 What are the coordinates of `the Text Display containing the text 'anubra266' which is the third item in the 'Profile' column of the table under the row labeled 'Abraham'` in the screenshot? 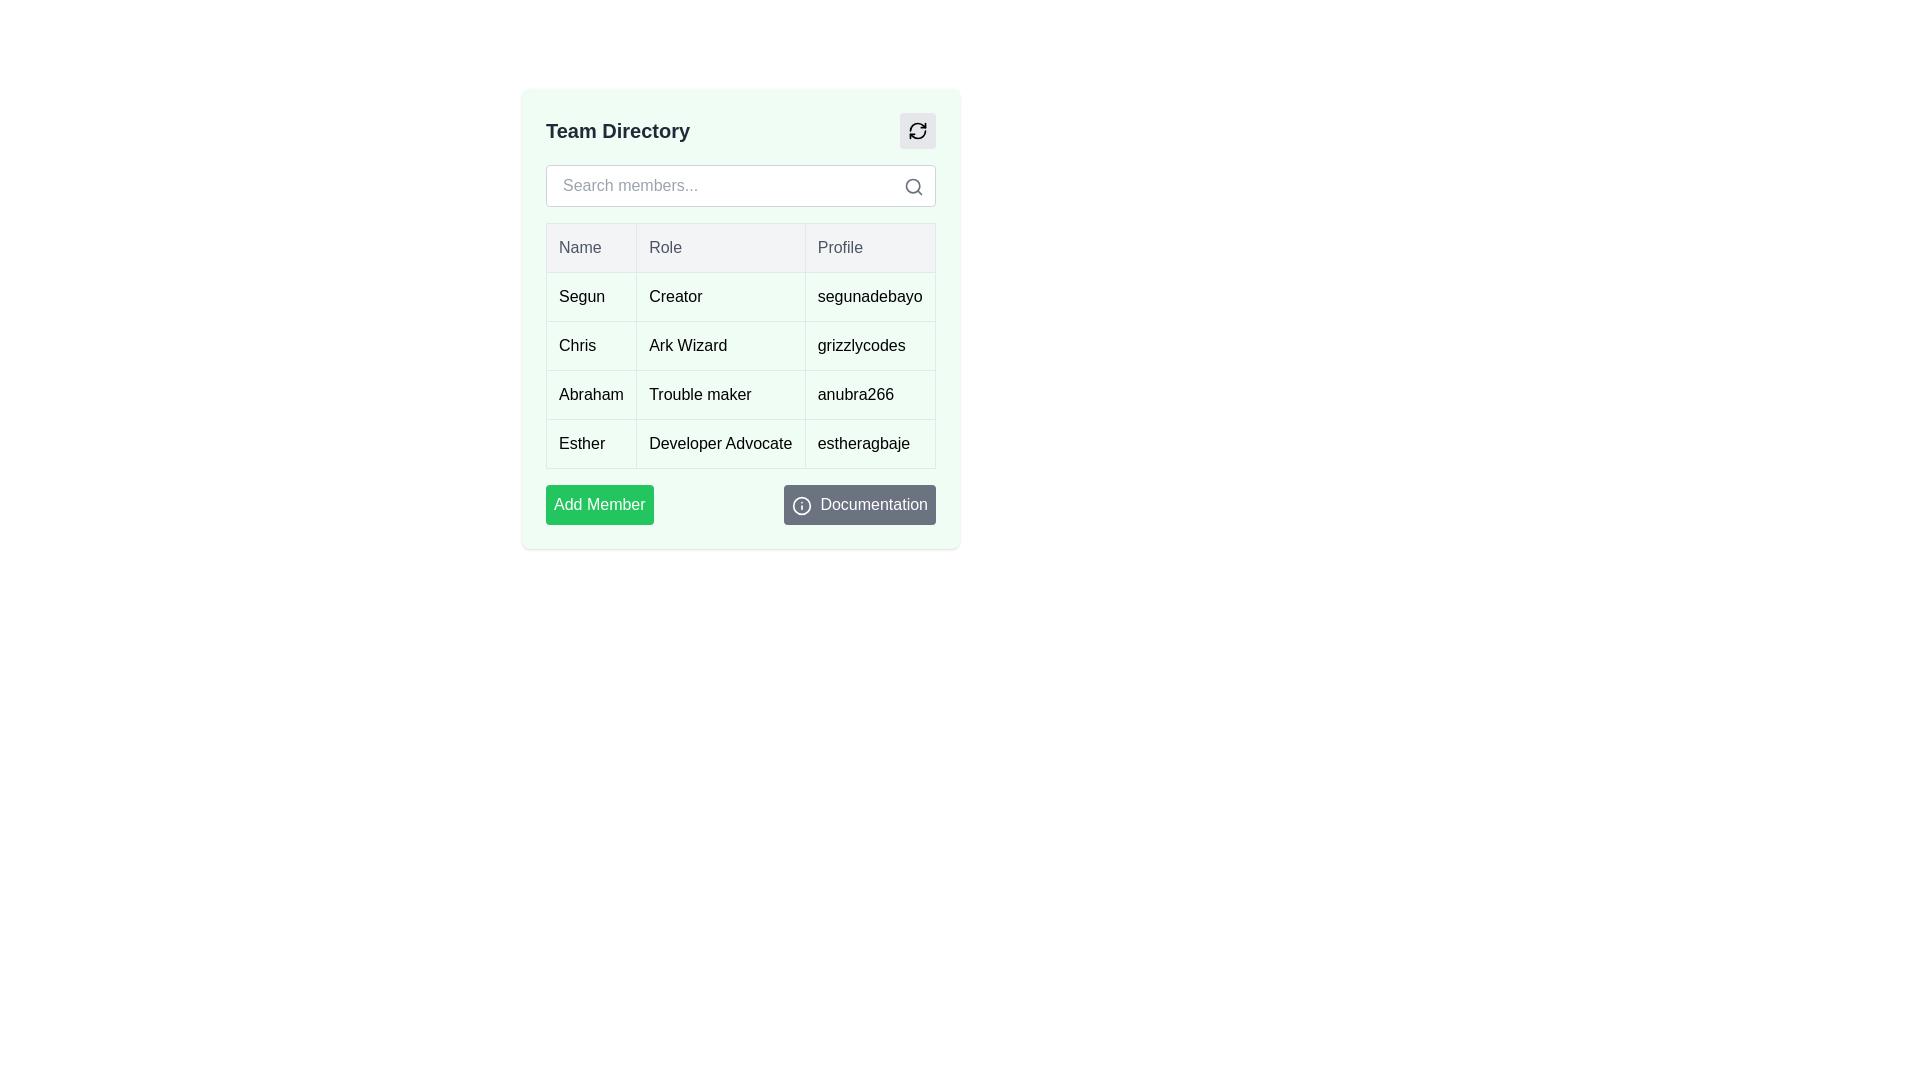 It's located at (870, 394).